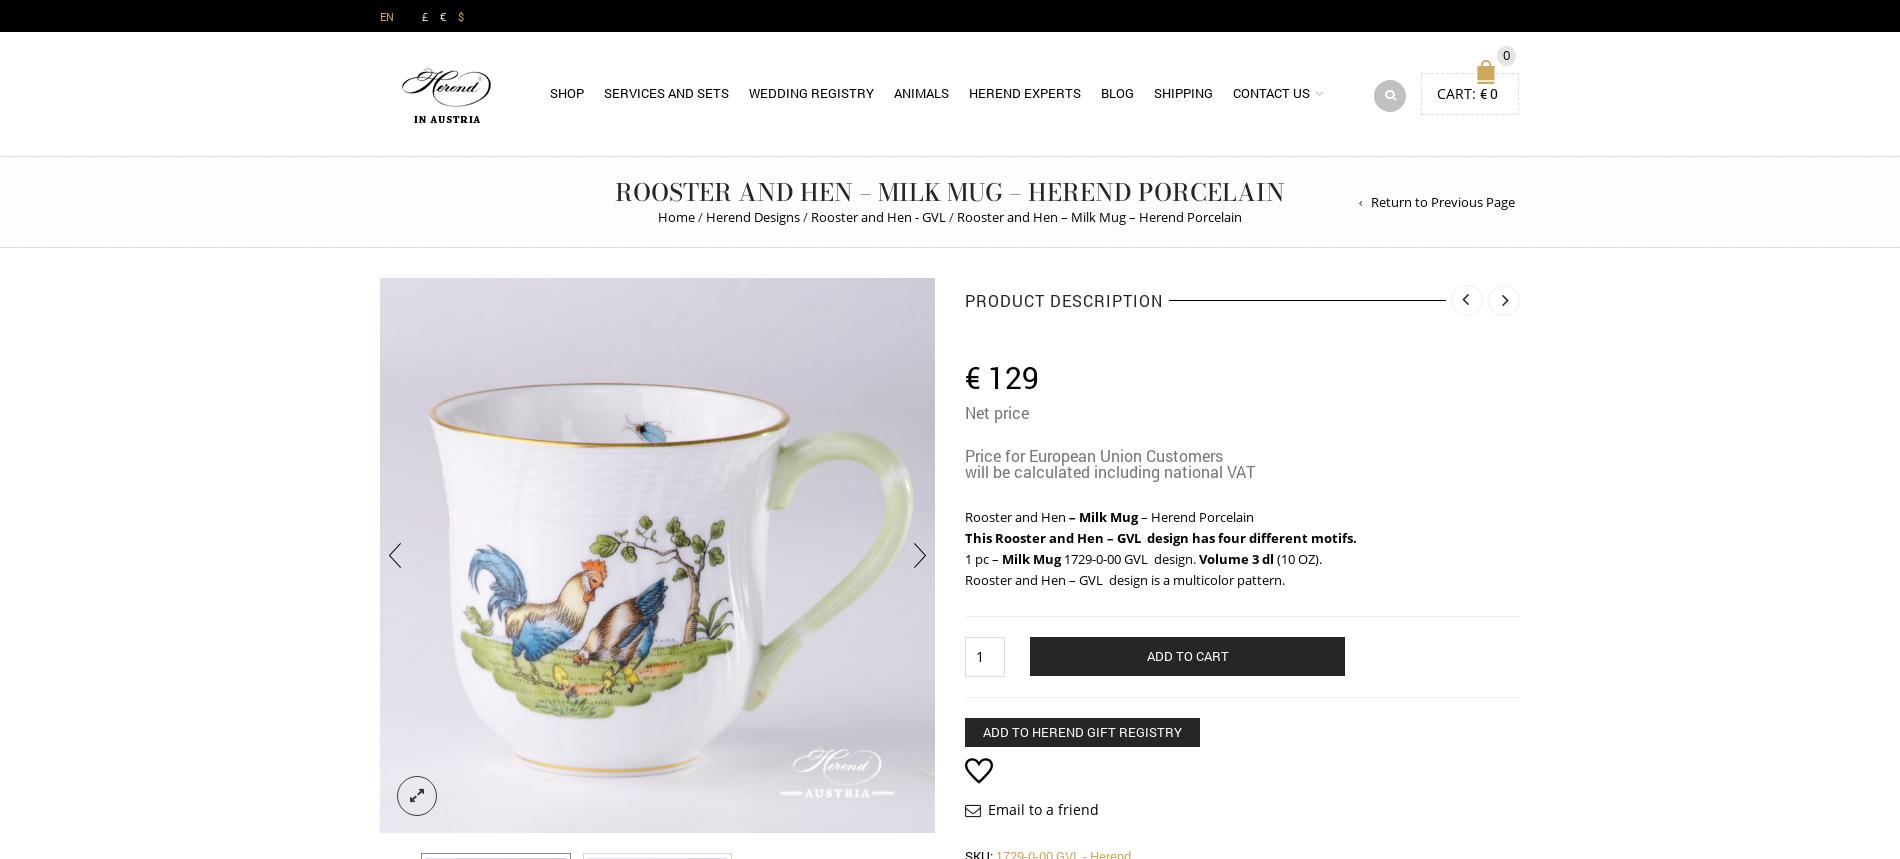 The width and height of the screenshot is (1900, 859). Describe the element at coordinates (1064, 299) in the screenshot. I see `'Product Description'` at that location.